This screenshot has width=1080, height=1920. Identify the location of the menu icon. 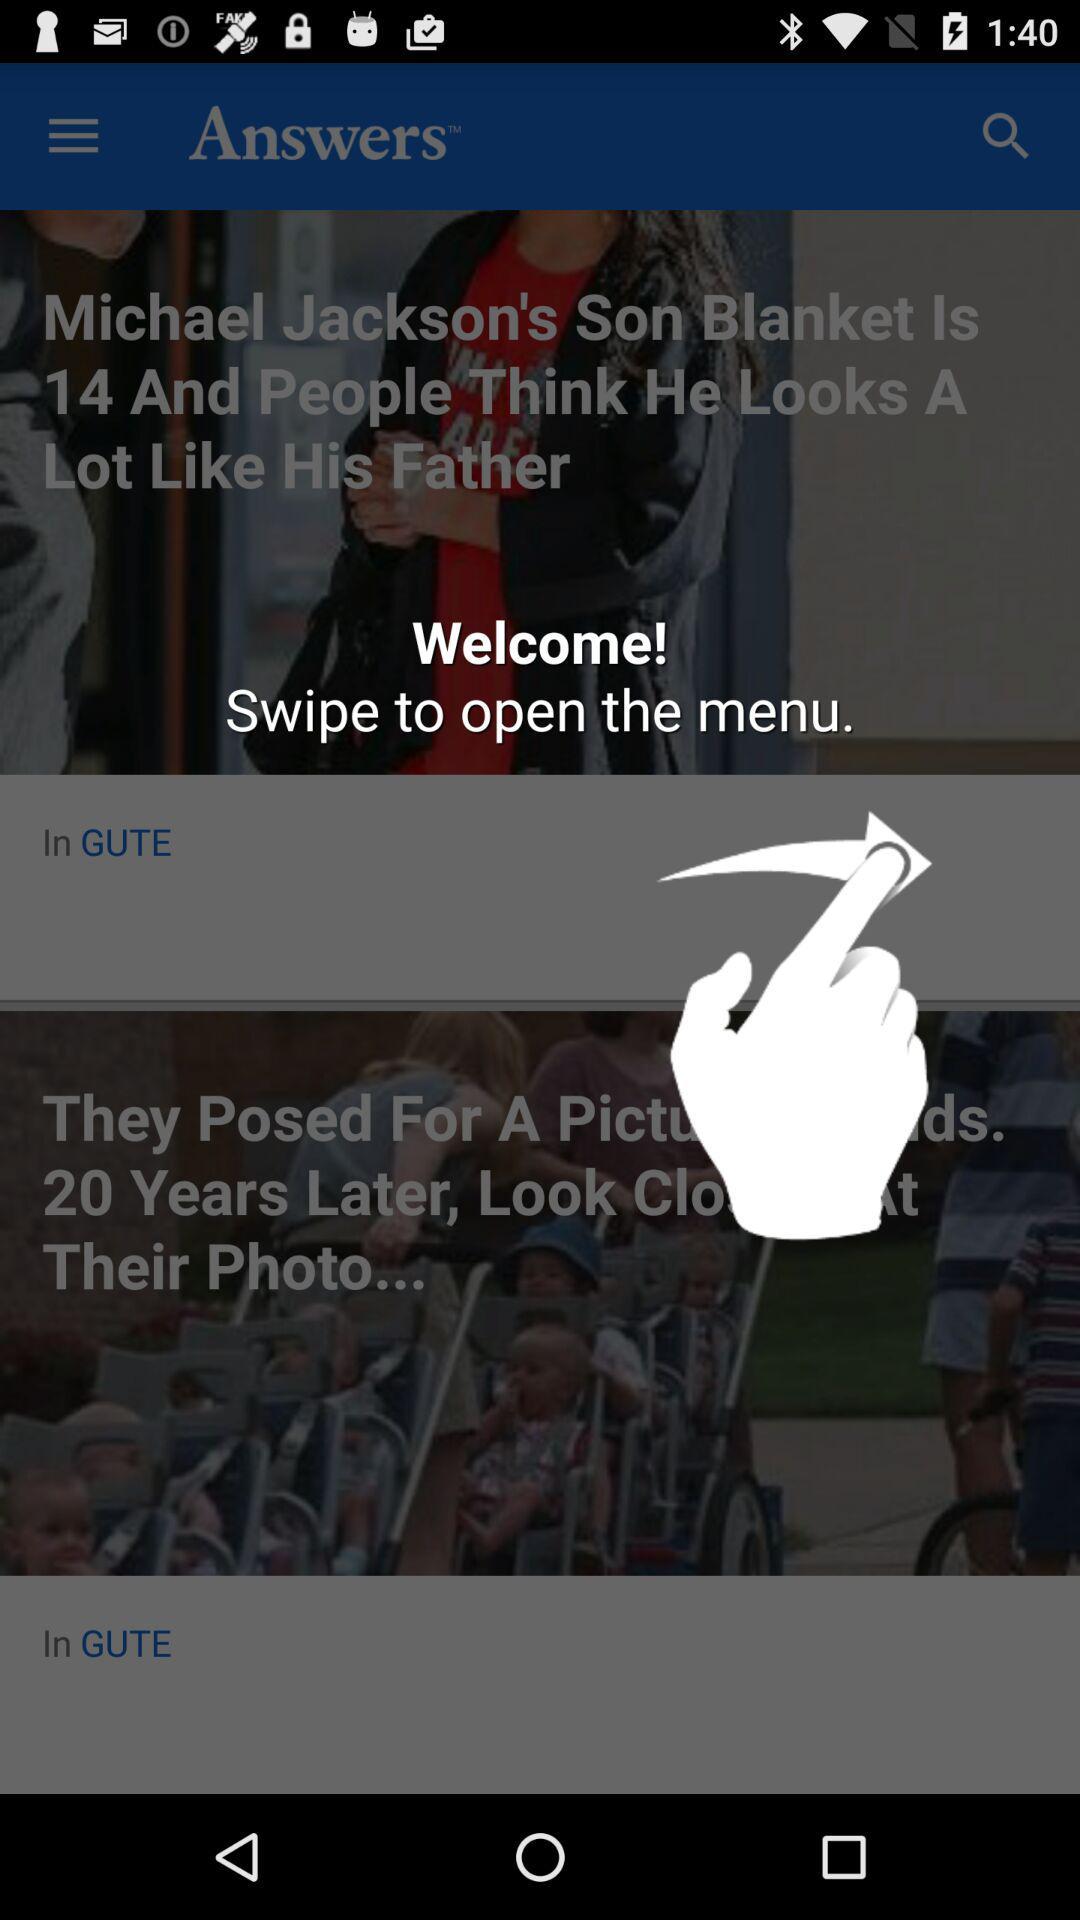
(72, 145).